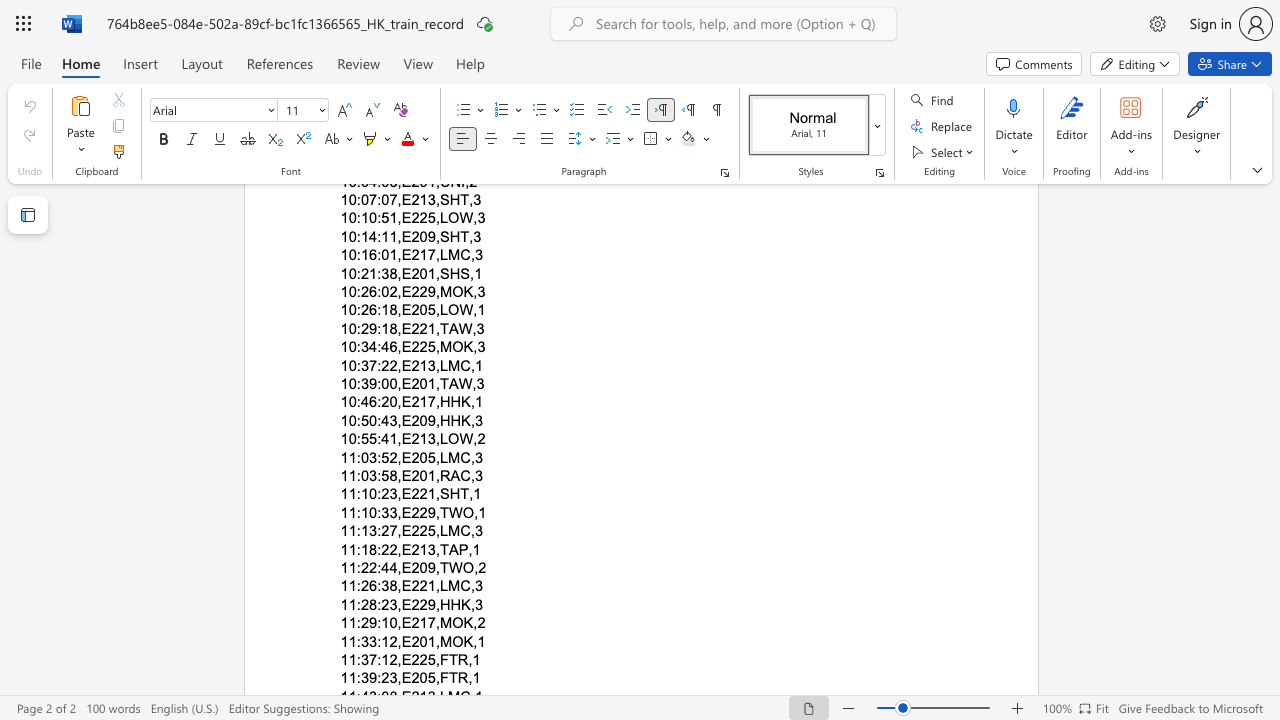  What do you see at coordinates (402, 494) in the screenshot?
I see `the space between the continuous character "," and "E" in the text` at bounding box center [402, 494].